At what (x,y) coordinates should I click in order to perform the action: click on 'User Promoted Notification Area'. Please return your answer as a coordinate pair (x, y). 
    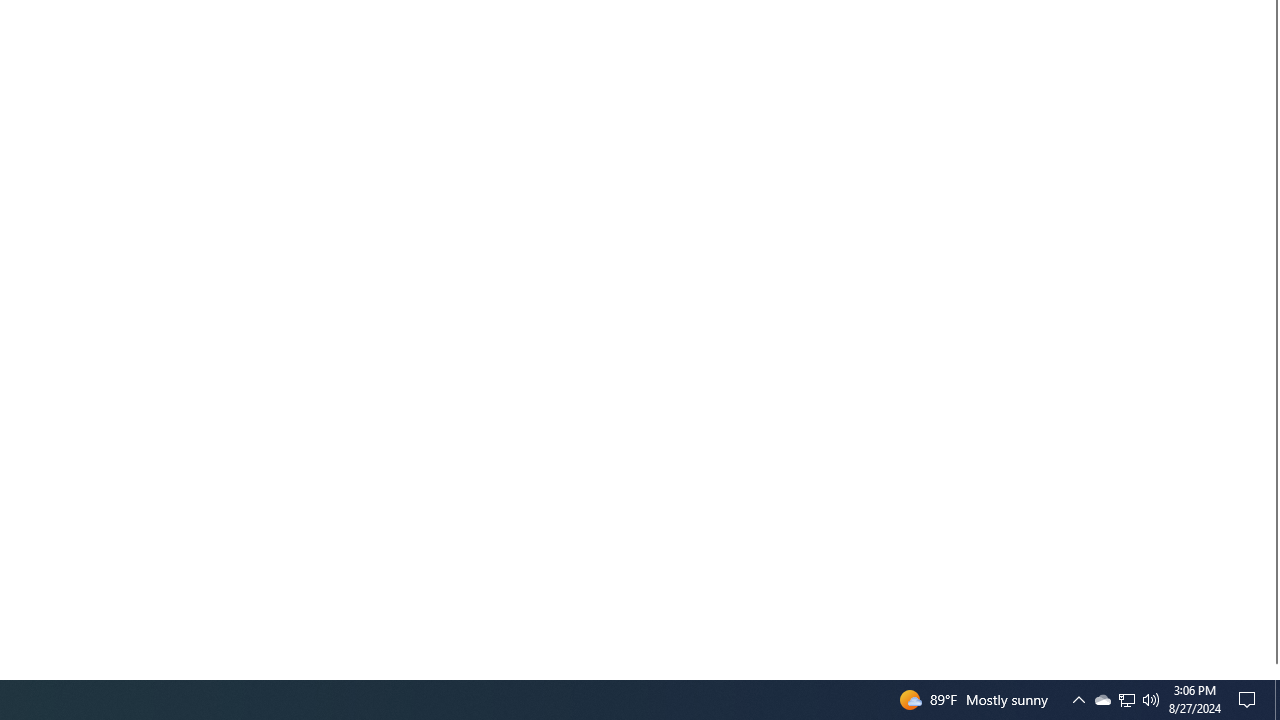
    Looking at the image, I should click on (1127, 698).